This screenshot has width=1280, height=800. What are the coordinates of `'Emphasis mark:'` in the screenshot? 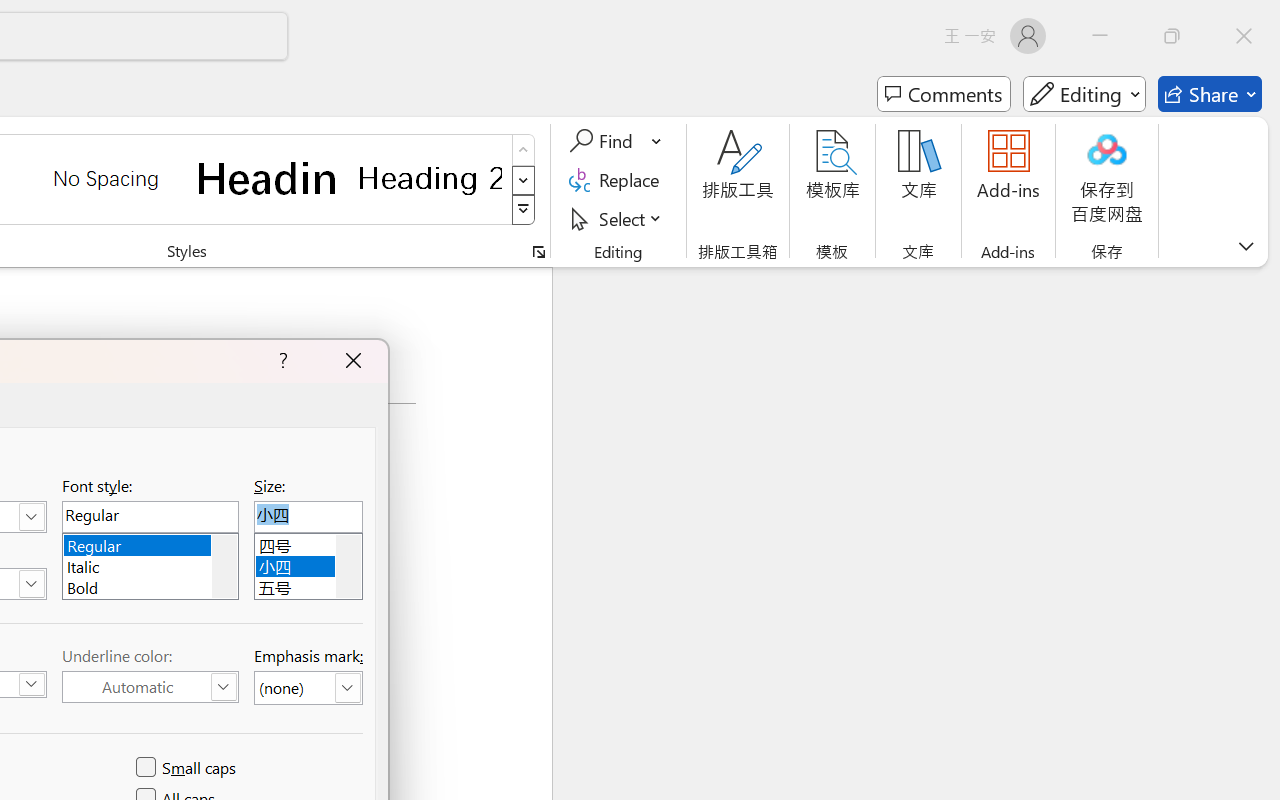 It's located at (307, 688).